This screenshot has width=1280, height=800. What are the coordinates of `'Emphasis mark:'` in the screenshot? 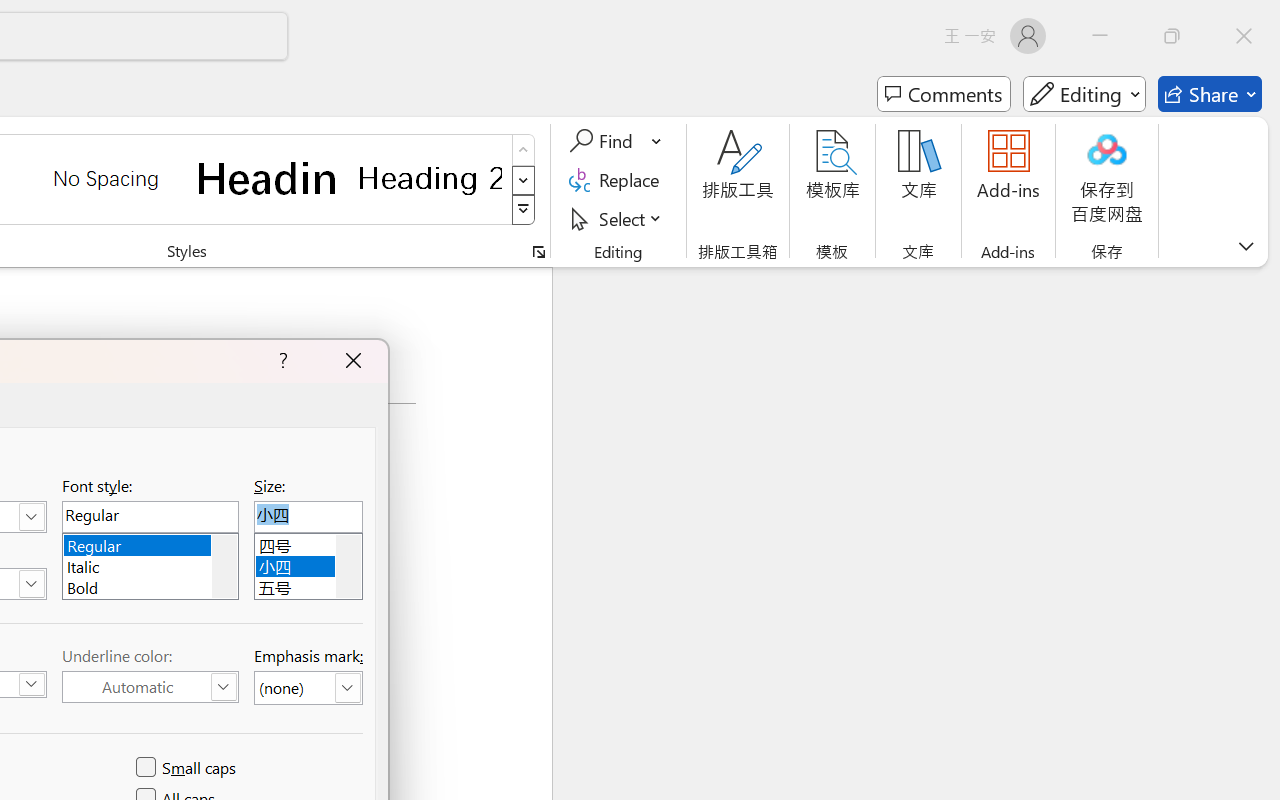 It's located at (307, 688).